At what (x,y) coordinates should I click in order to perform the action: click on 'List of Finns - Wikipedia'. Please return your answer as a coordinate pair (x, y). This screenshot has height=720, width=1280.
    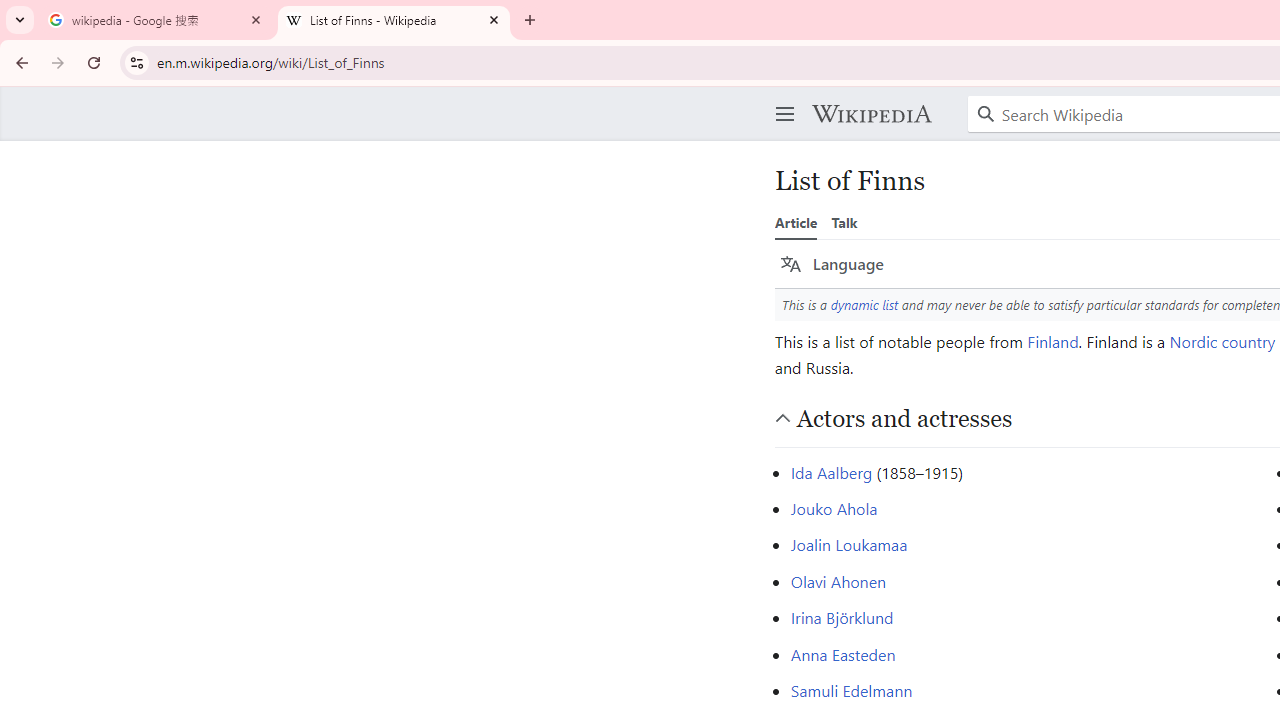
    Looking at the image, I should click on (394, 20).